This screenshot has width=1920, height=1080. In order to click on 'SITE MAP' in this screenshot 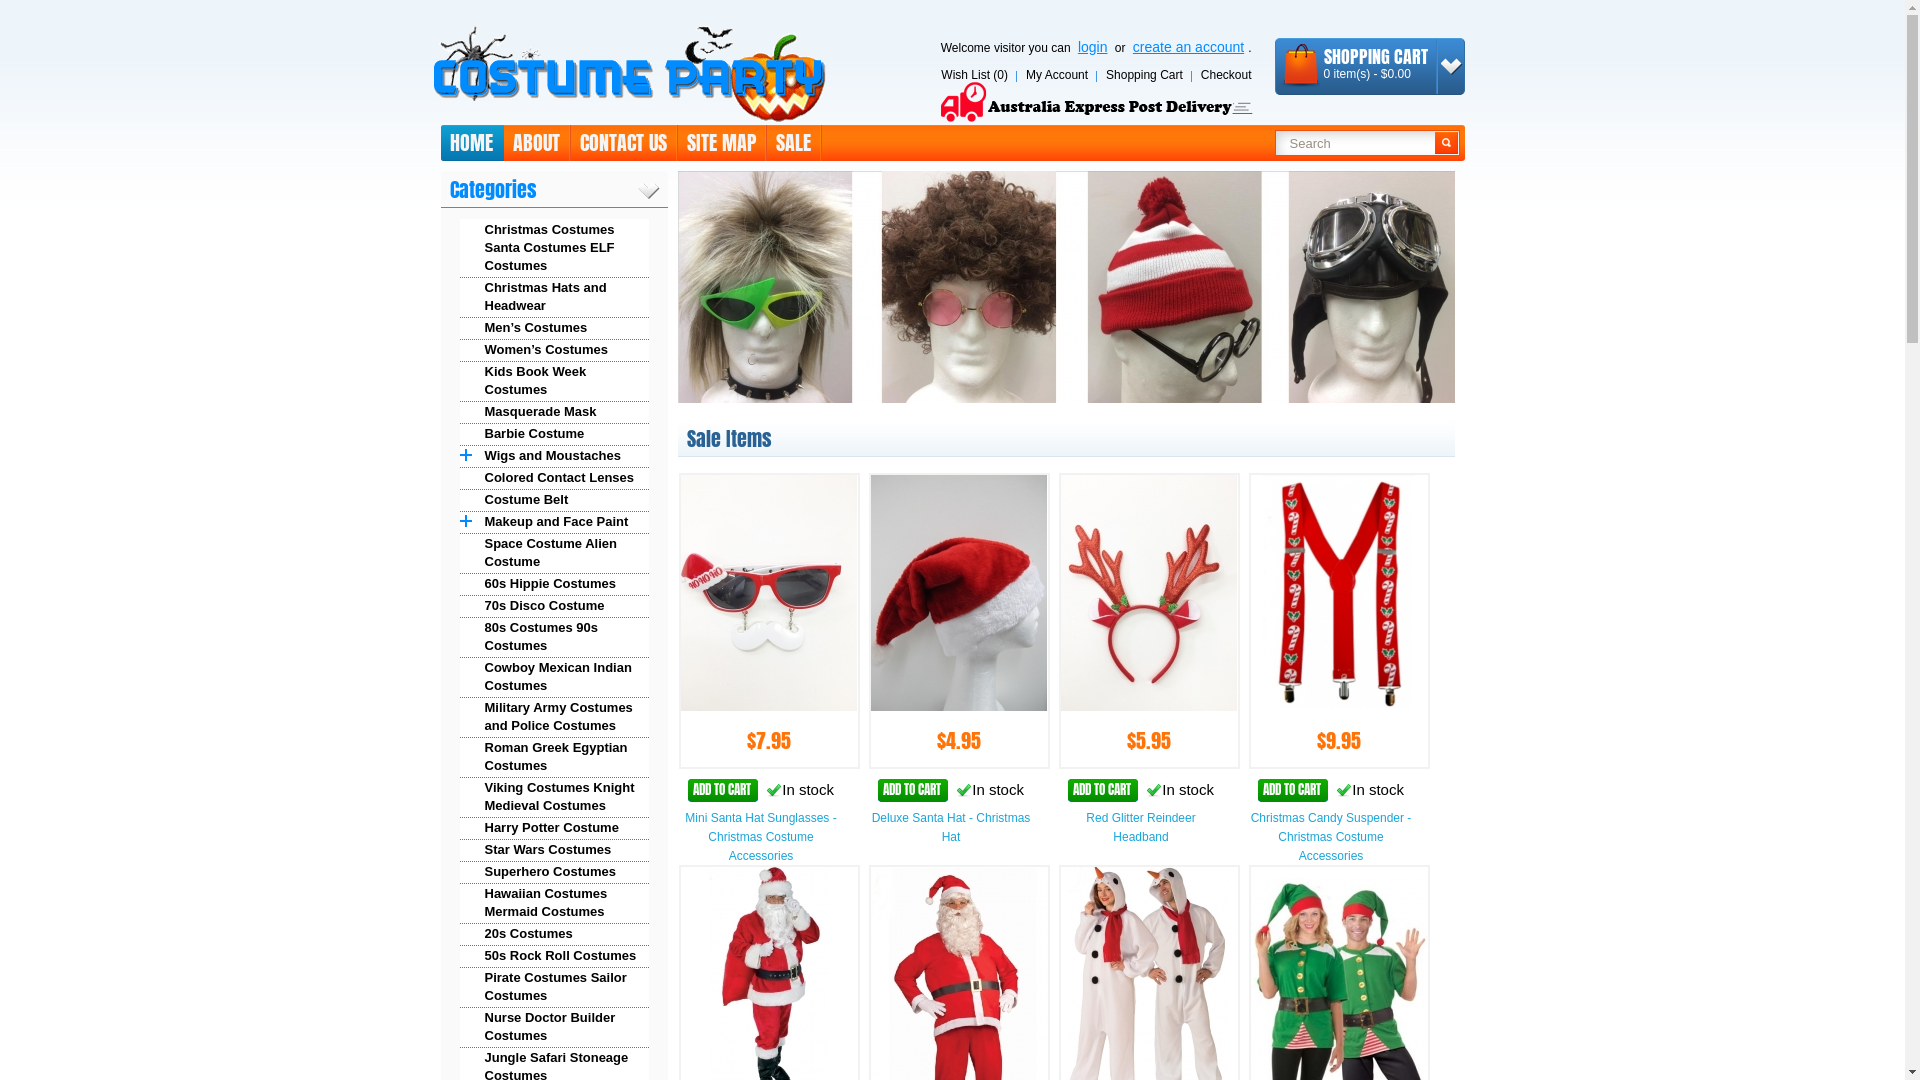, I will do `click(677, 141)`.